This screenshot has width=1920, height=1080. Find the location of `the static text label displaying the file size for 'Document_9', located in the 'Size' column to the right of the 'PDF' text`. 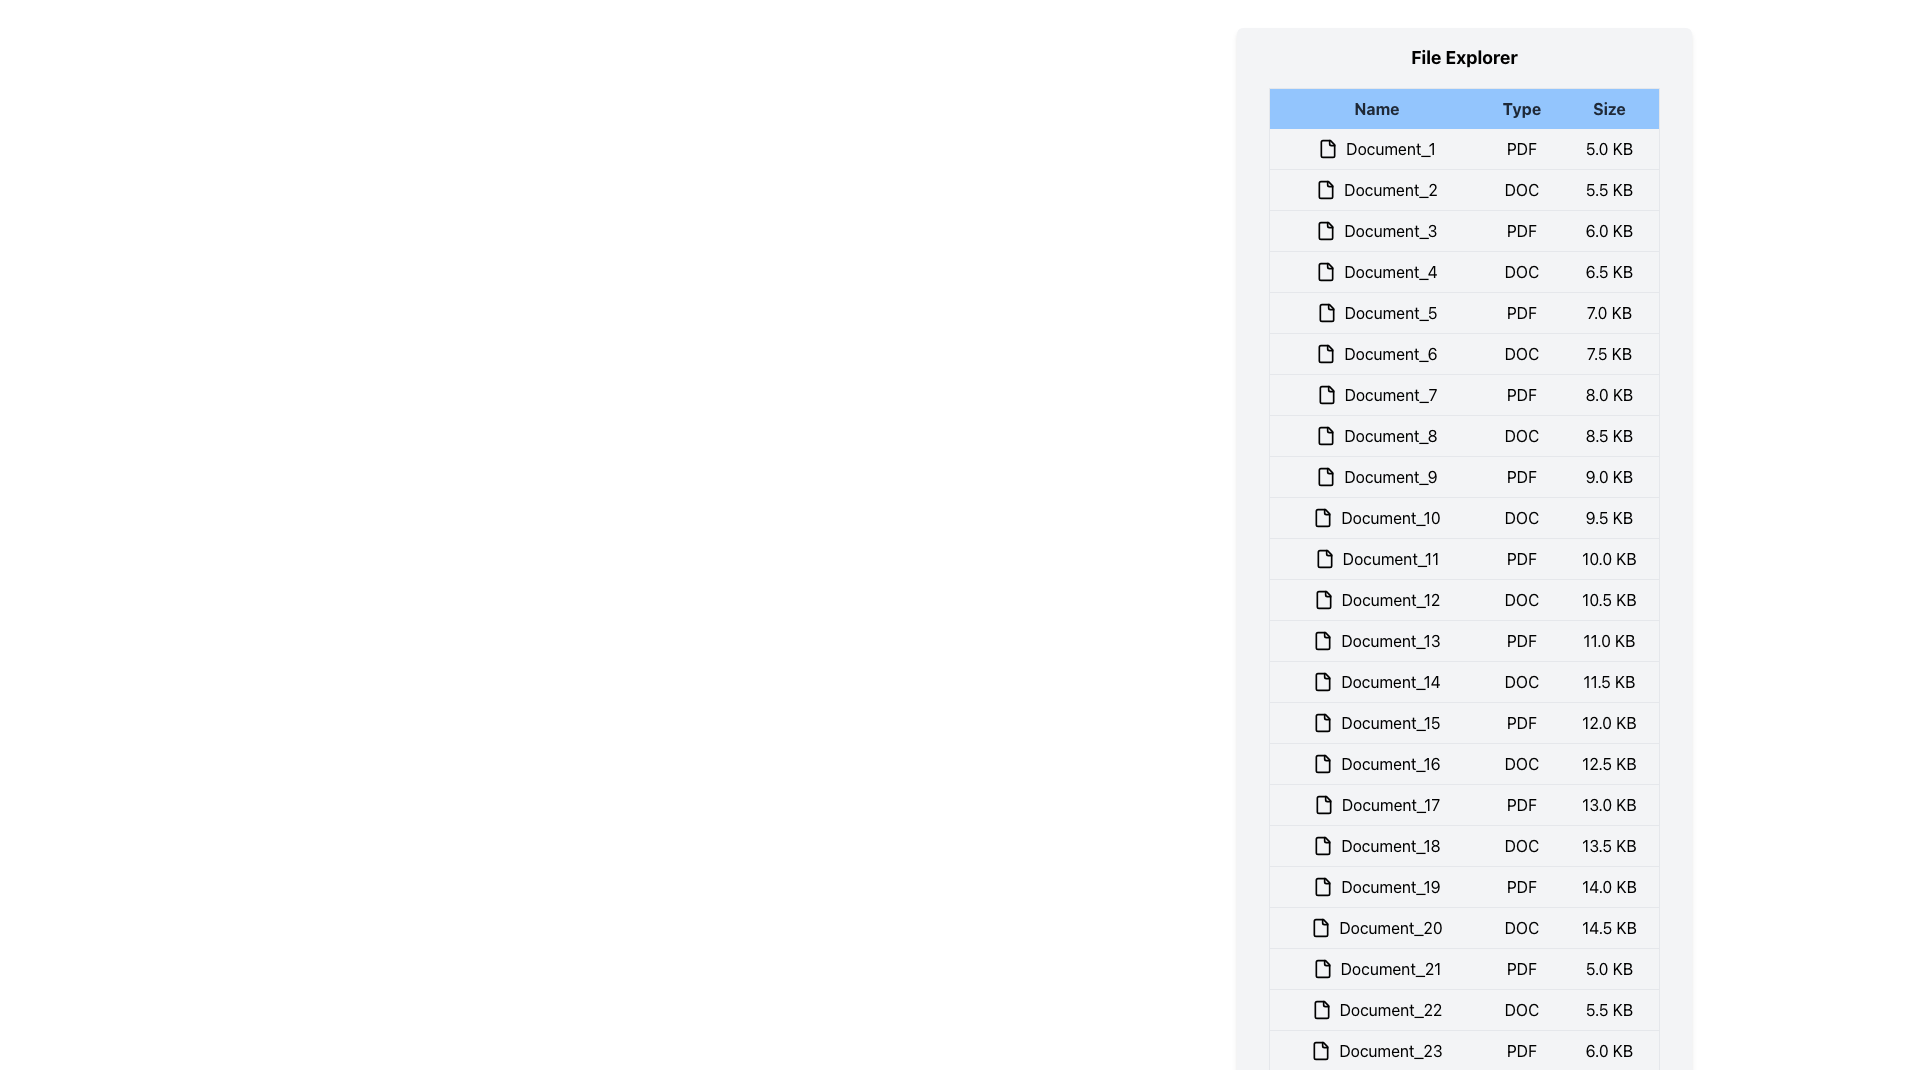

the static text label displaying the file size for 'Document_9', located in the 'Size' column to the right of the 'PDF' text is located at coordinates (1609, 477).